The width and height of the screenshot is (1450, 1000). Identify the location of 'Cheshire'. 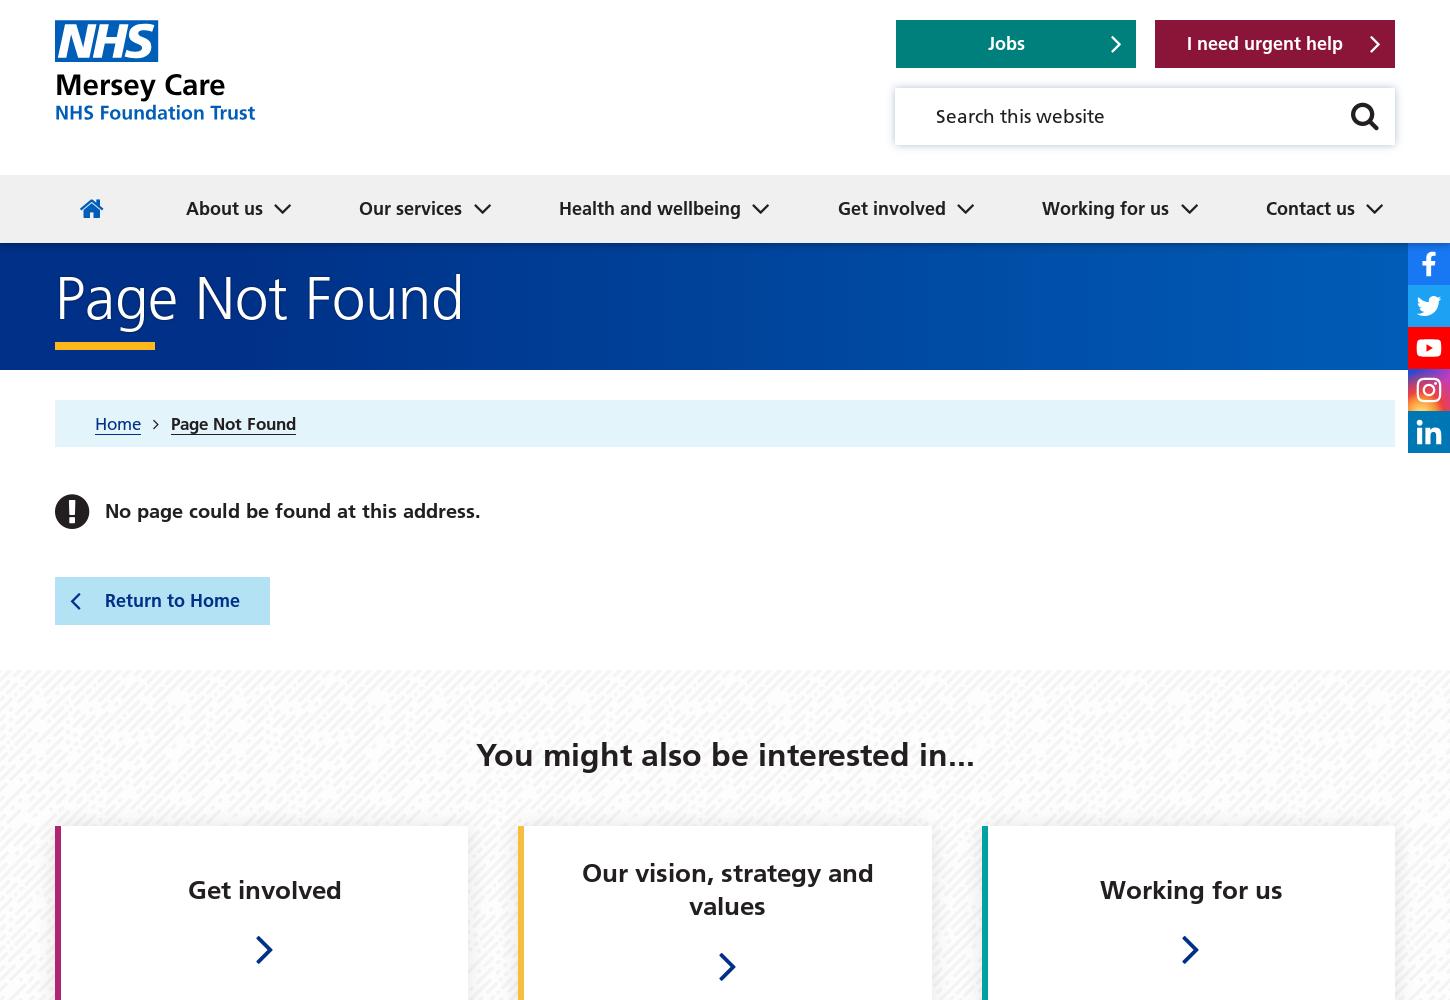
(602, 131).